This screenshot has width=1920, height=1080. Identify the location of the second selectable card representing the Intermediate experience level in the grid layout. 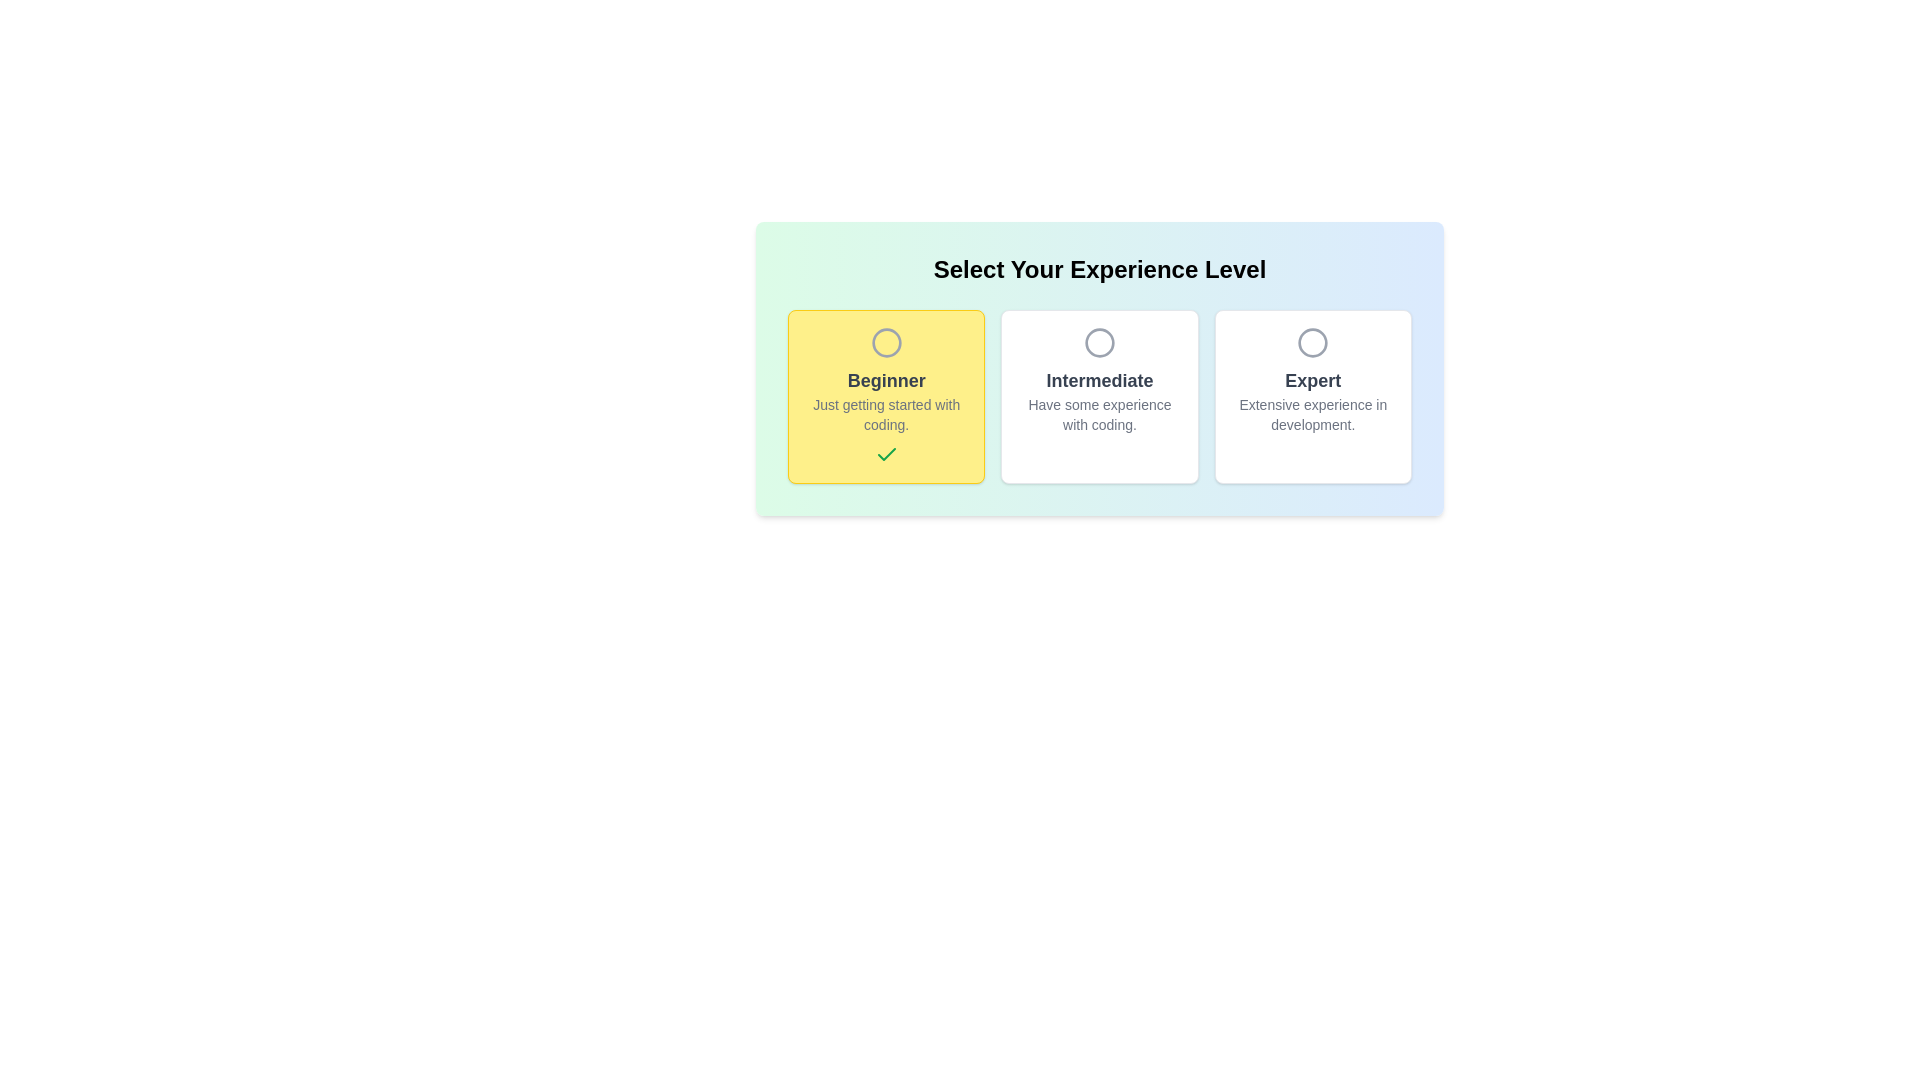
(1098, 397).